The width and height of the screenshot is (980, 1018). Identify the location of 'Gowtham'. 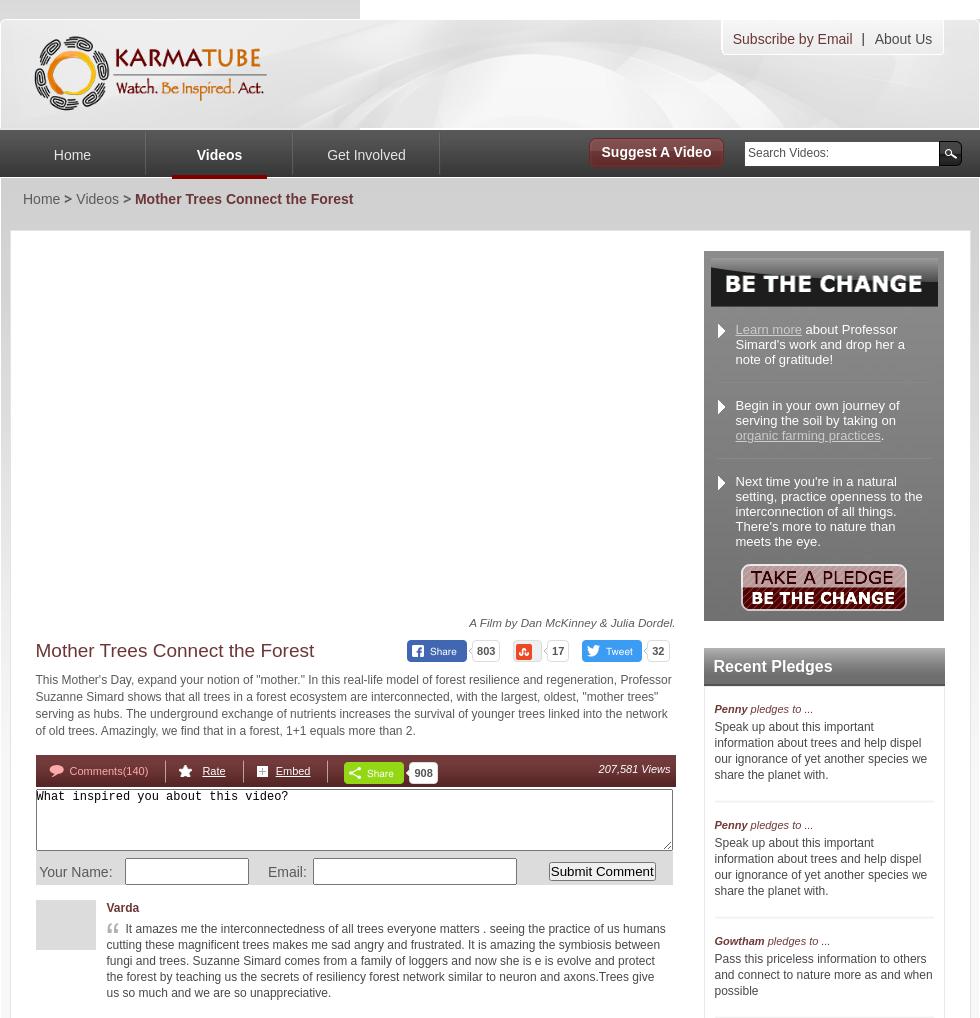
(714, 940).